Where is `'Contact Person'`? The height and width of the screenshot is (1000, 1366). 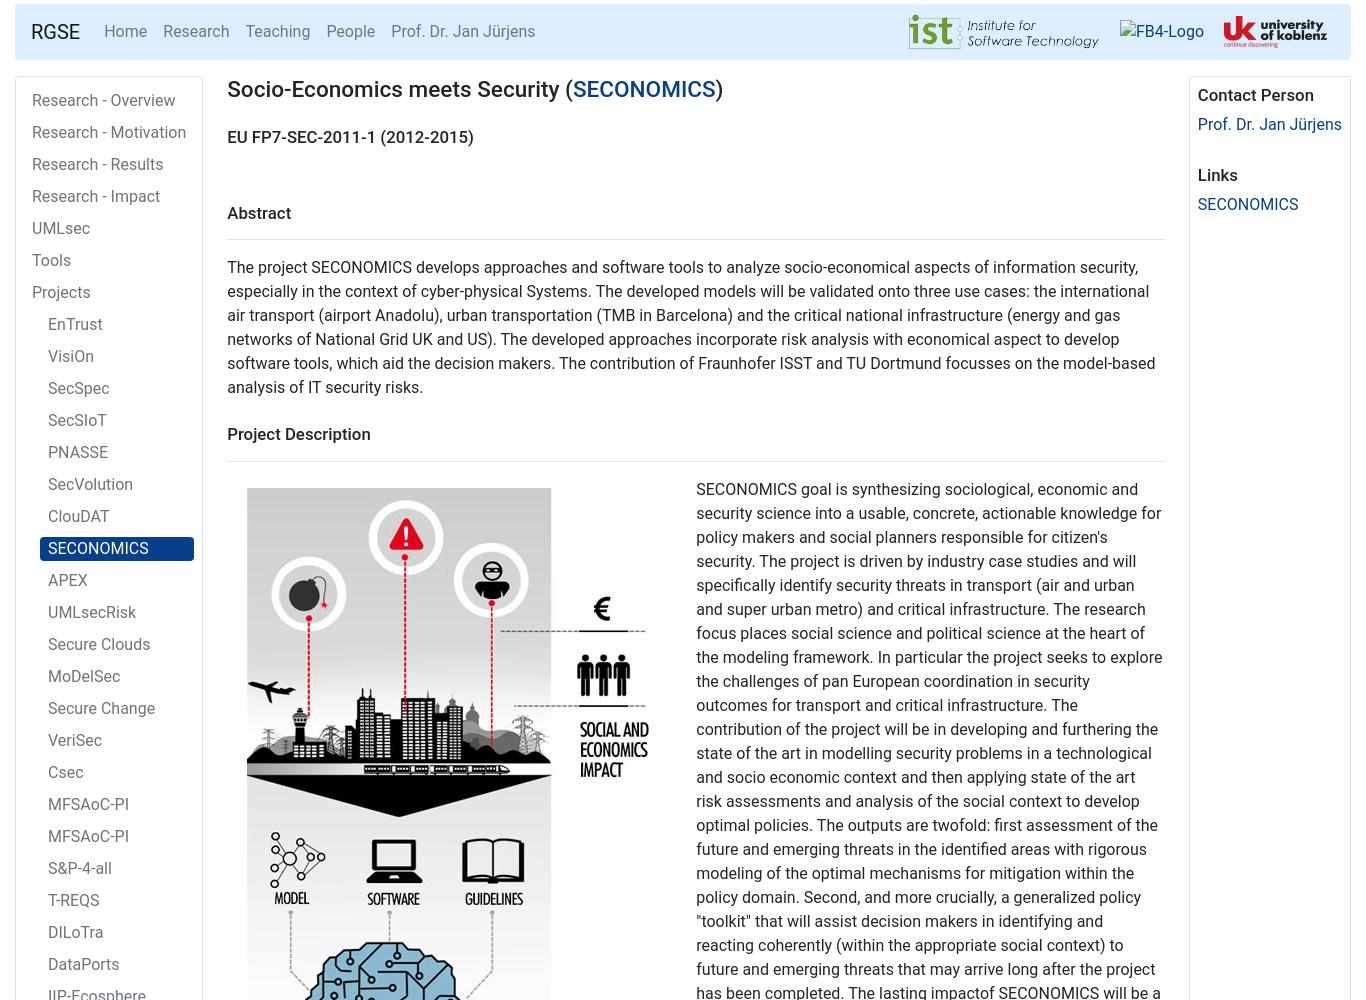 'Contact Person' is located at coordinates (1253, 94).